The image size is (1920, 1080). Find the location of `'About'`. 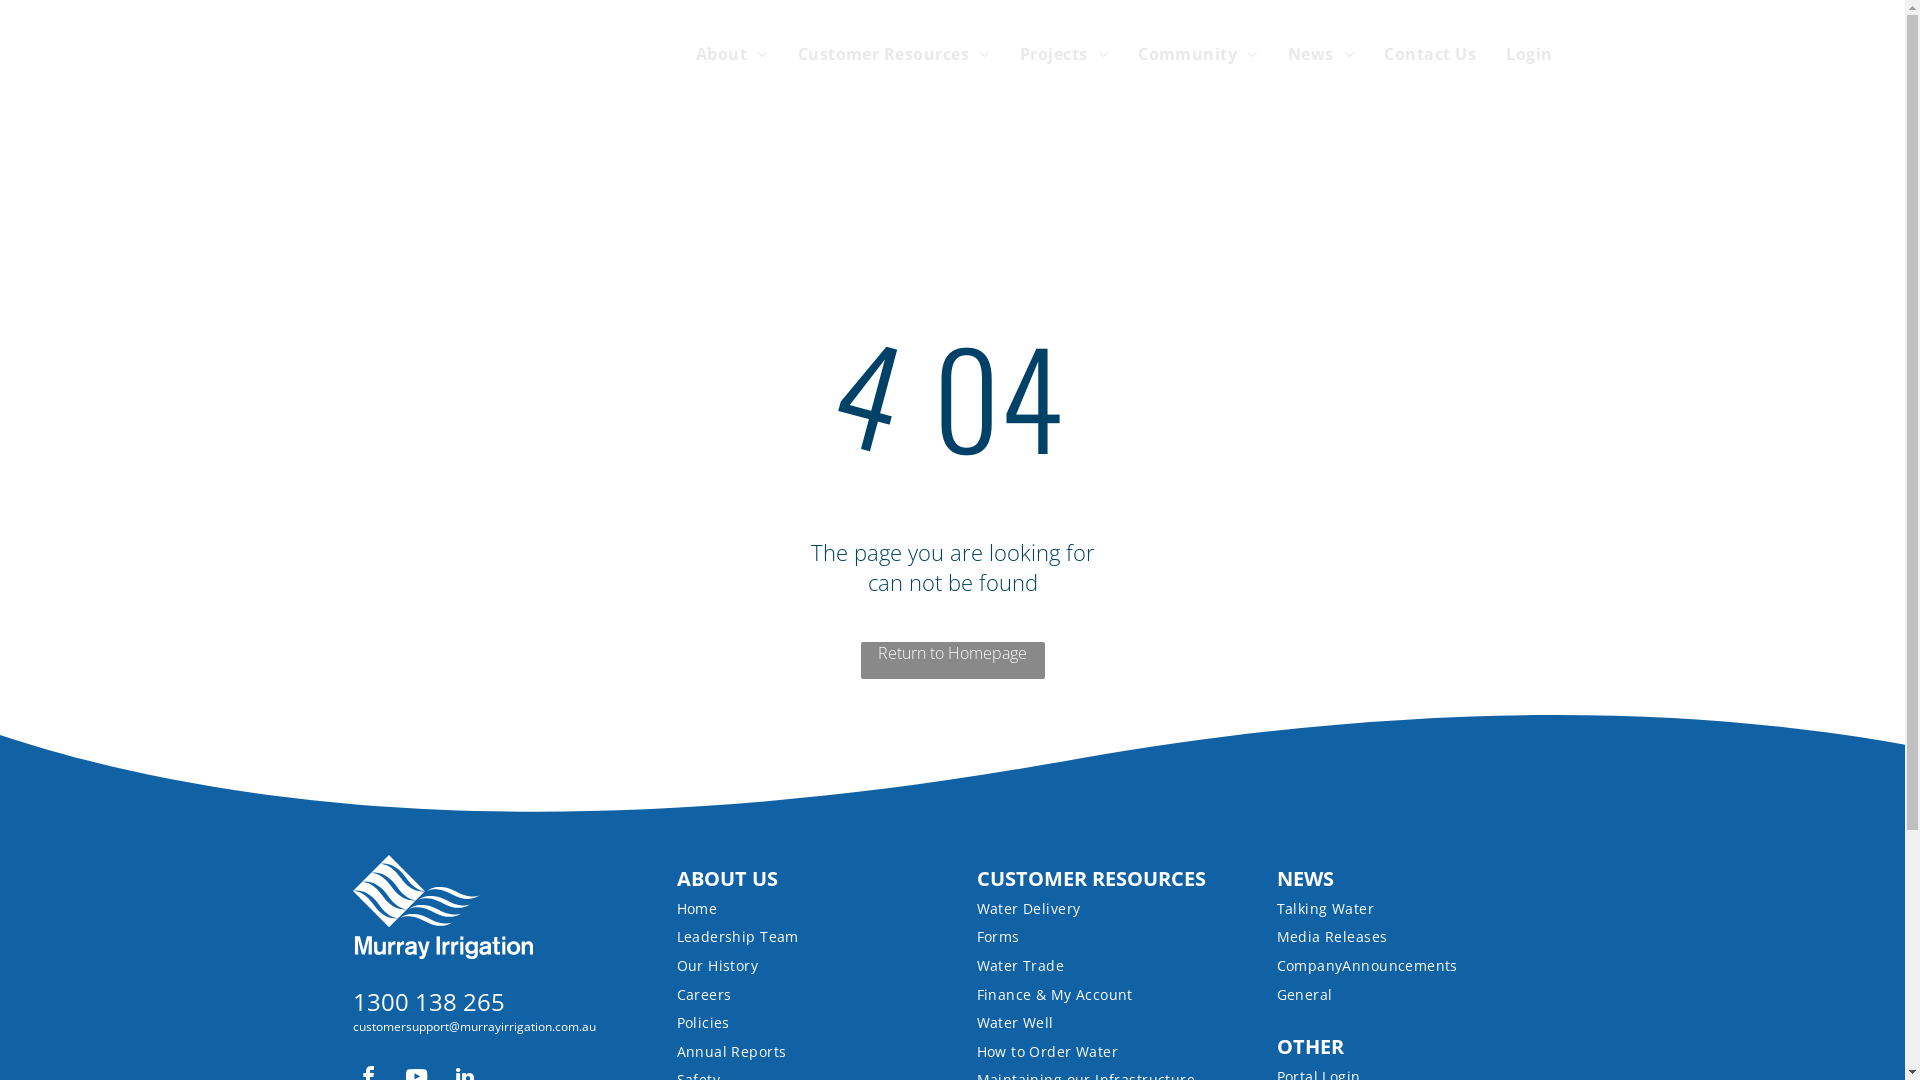

'About' is located at coordinates (716, 53).